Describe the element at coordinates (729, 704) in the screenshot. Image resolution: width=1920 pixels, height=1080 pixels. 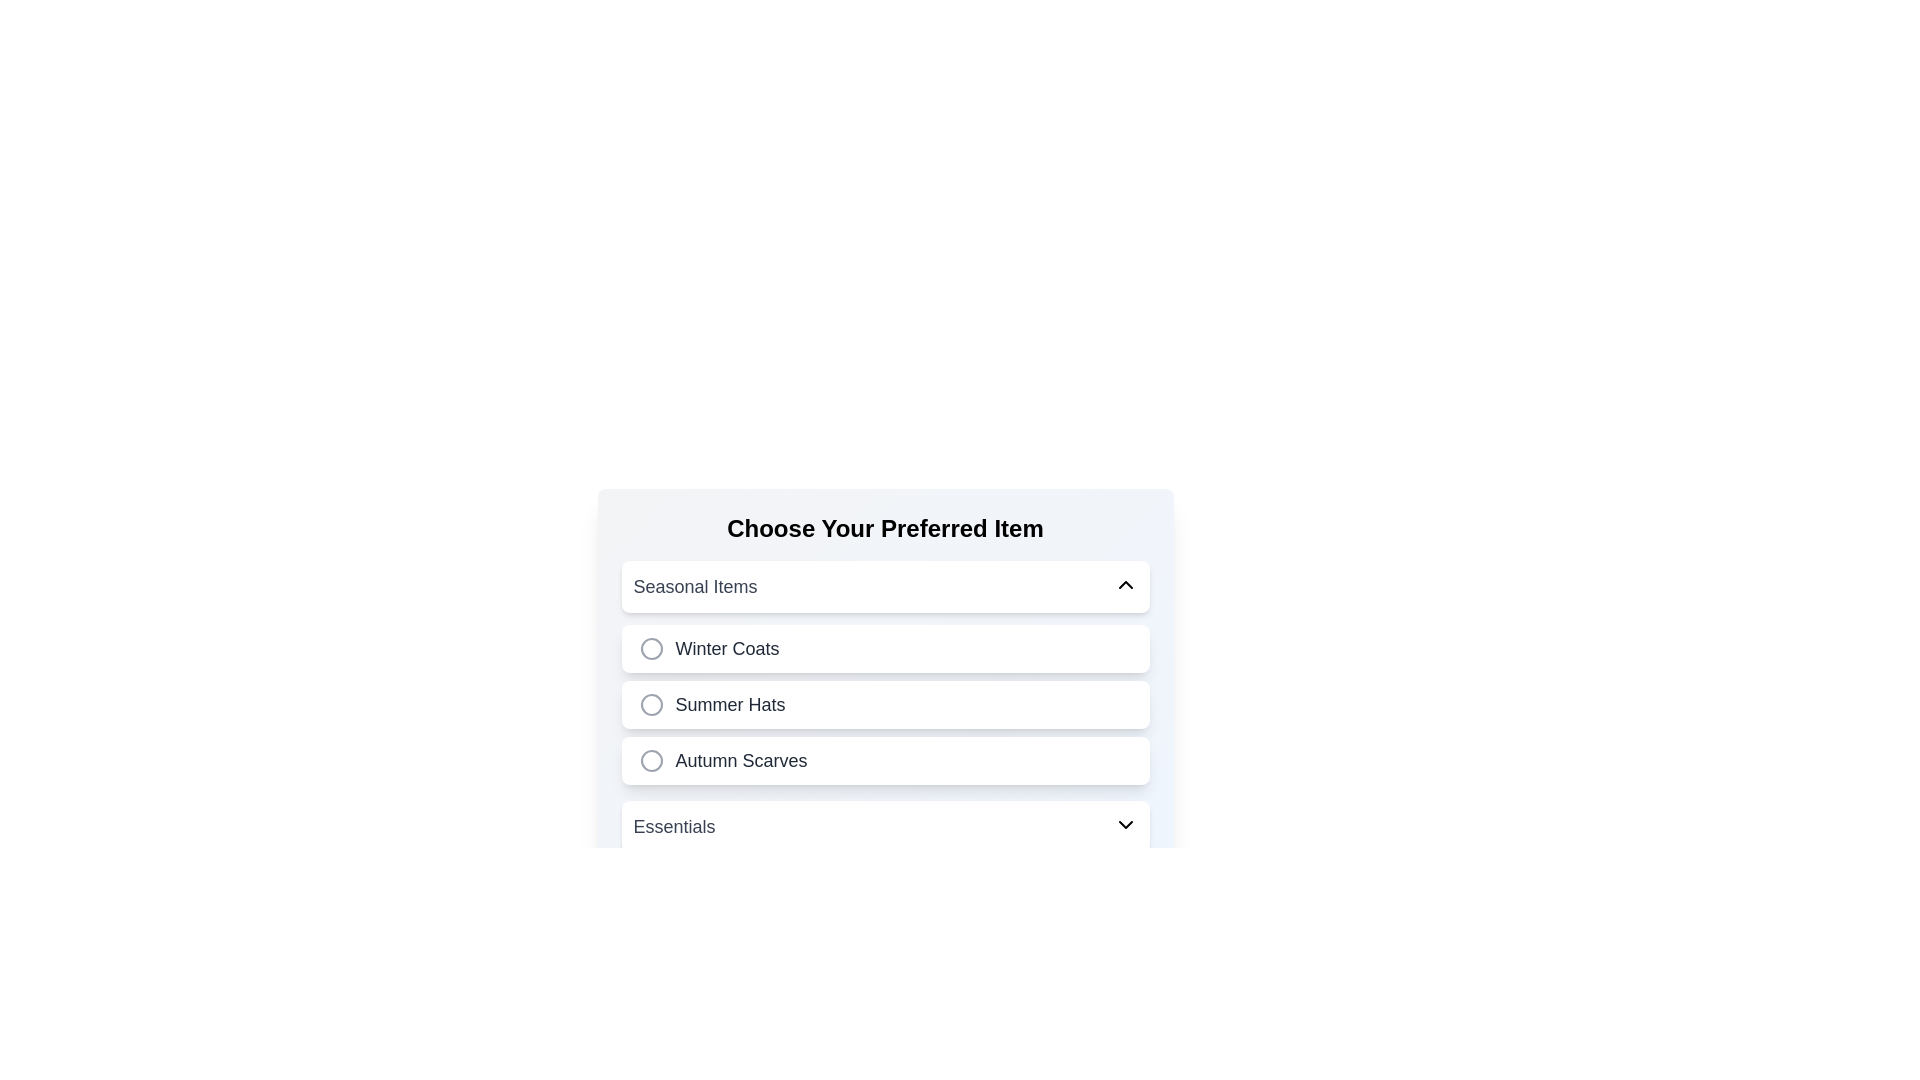
I see `the 'Summer Hats' text label, which serves as a label for a radio button option allowing users to select it from a list of preferences` at that location.